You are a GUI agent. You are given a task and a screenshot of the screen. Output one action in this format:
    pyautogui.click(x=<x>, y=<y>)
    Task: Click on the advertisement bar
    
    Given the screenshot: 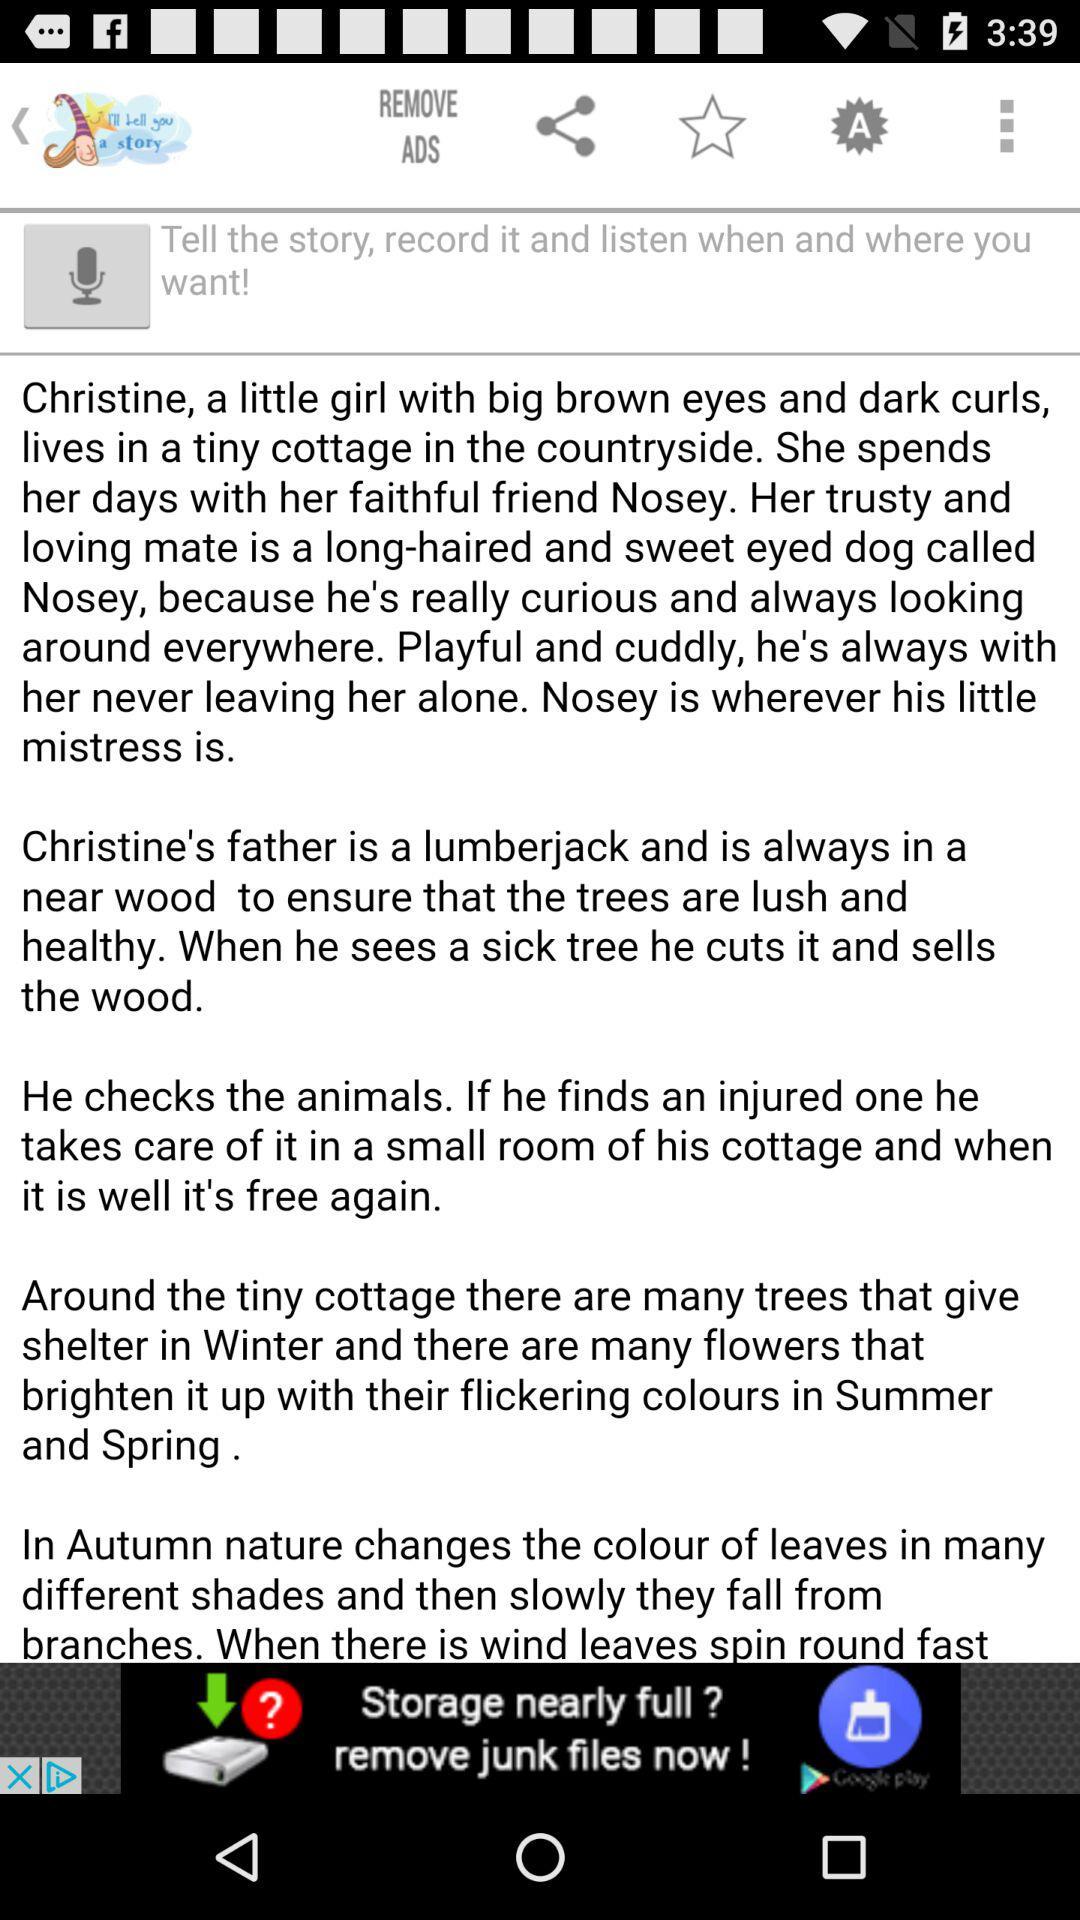 What is the action you would take?
    pyautogui.click(x=540, y=1727)
    